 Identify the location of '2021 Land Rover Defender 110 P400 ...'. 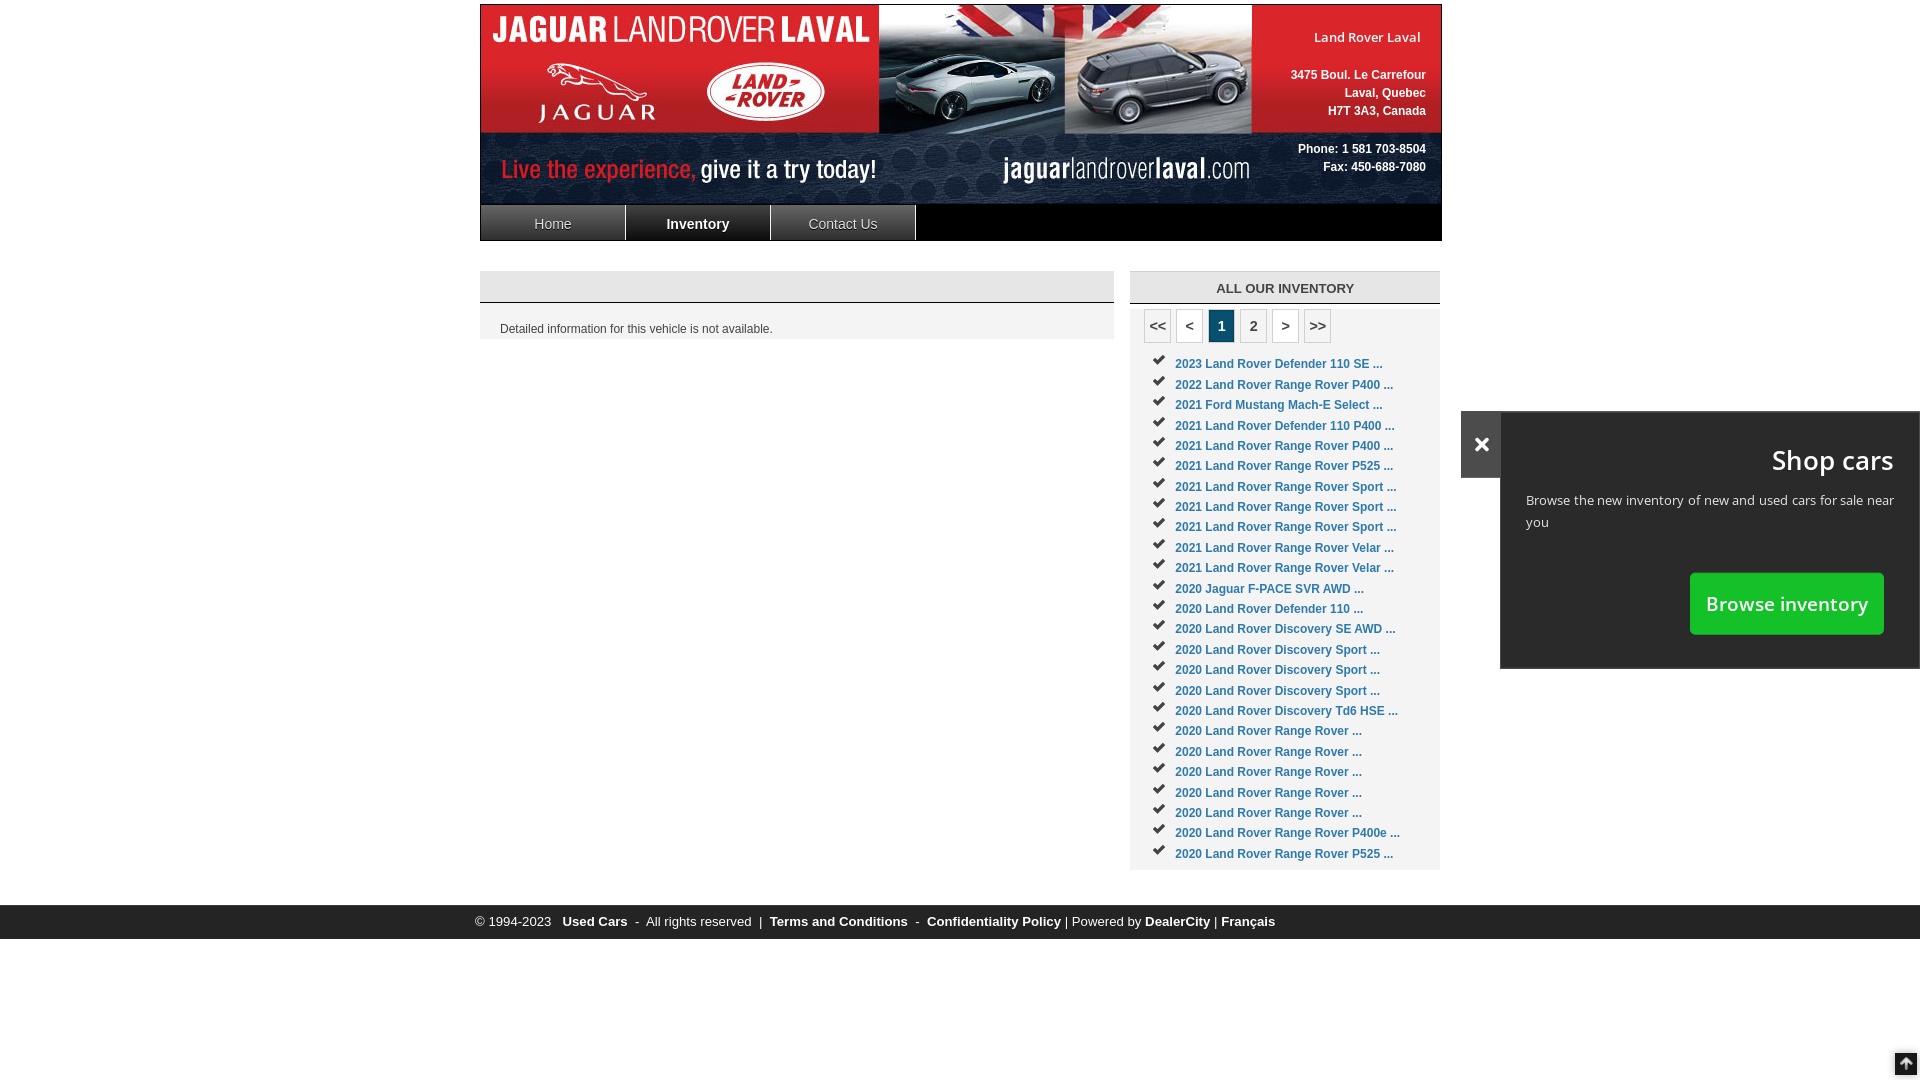
(1175, 423).